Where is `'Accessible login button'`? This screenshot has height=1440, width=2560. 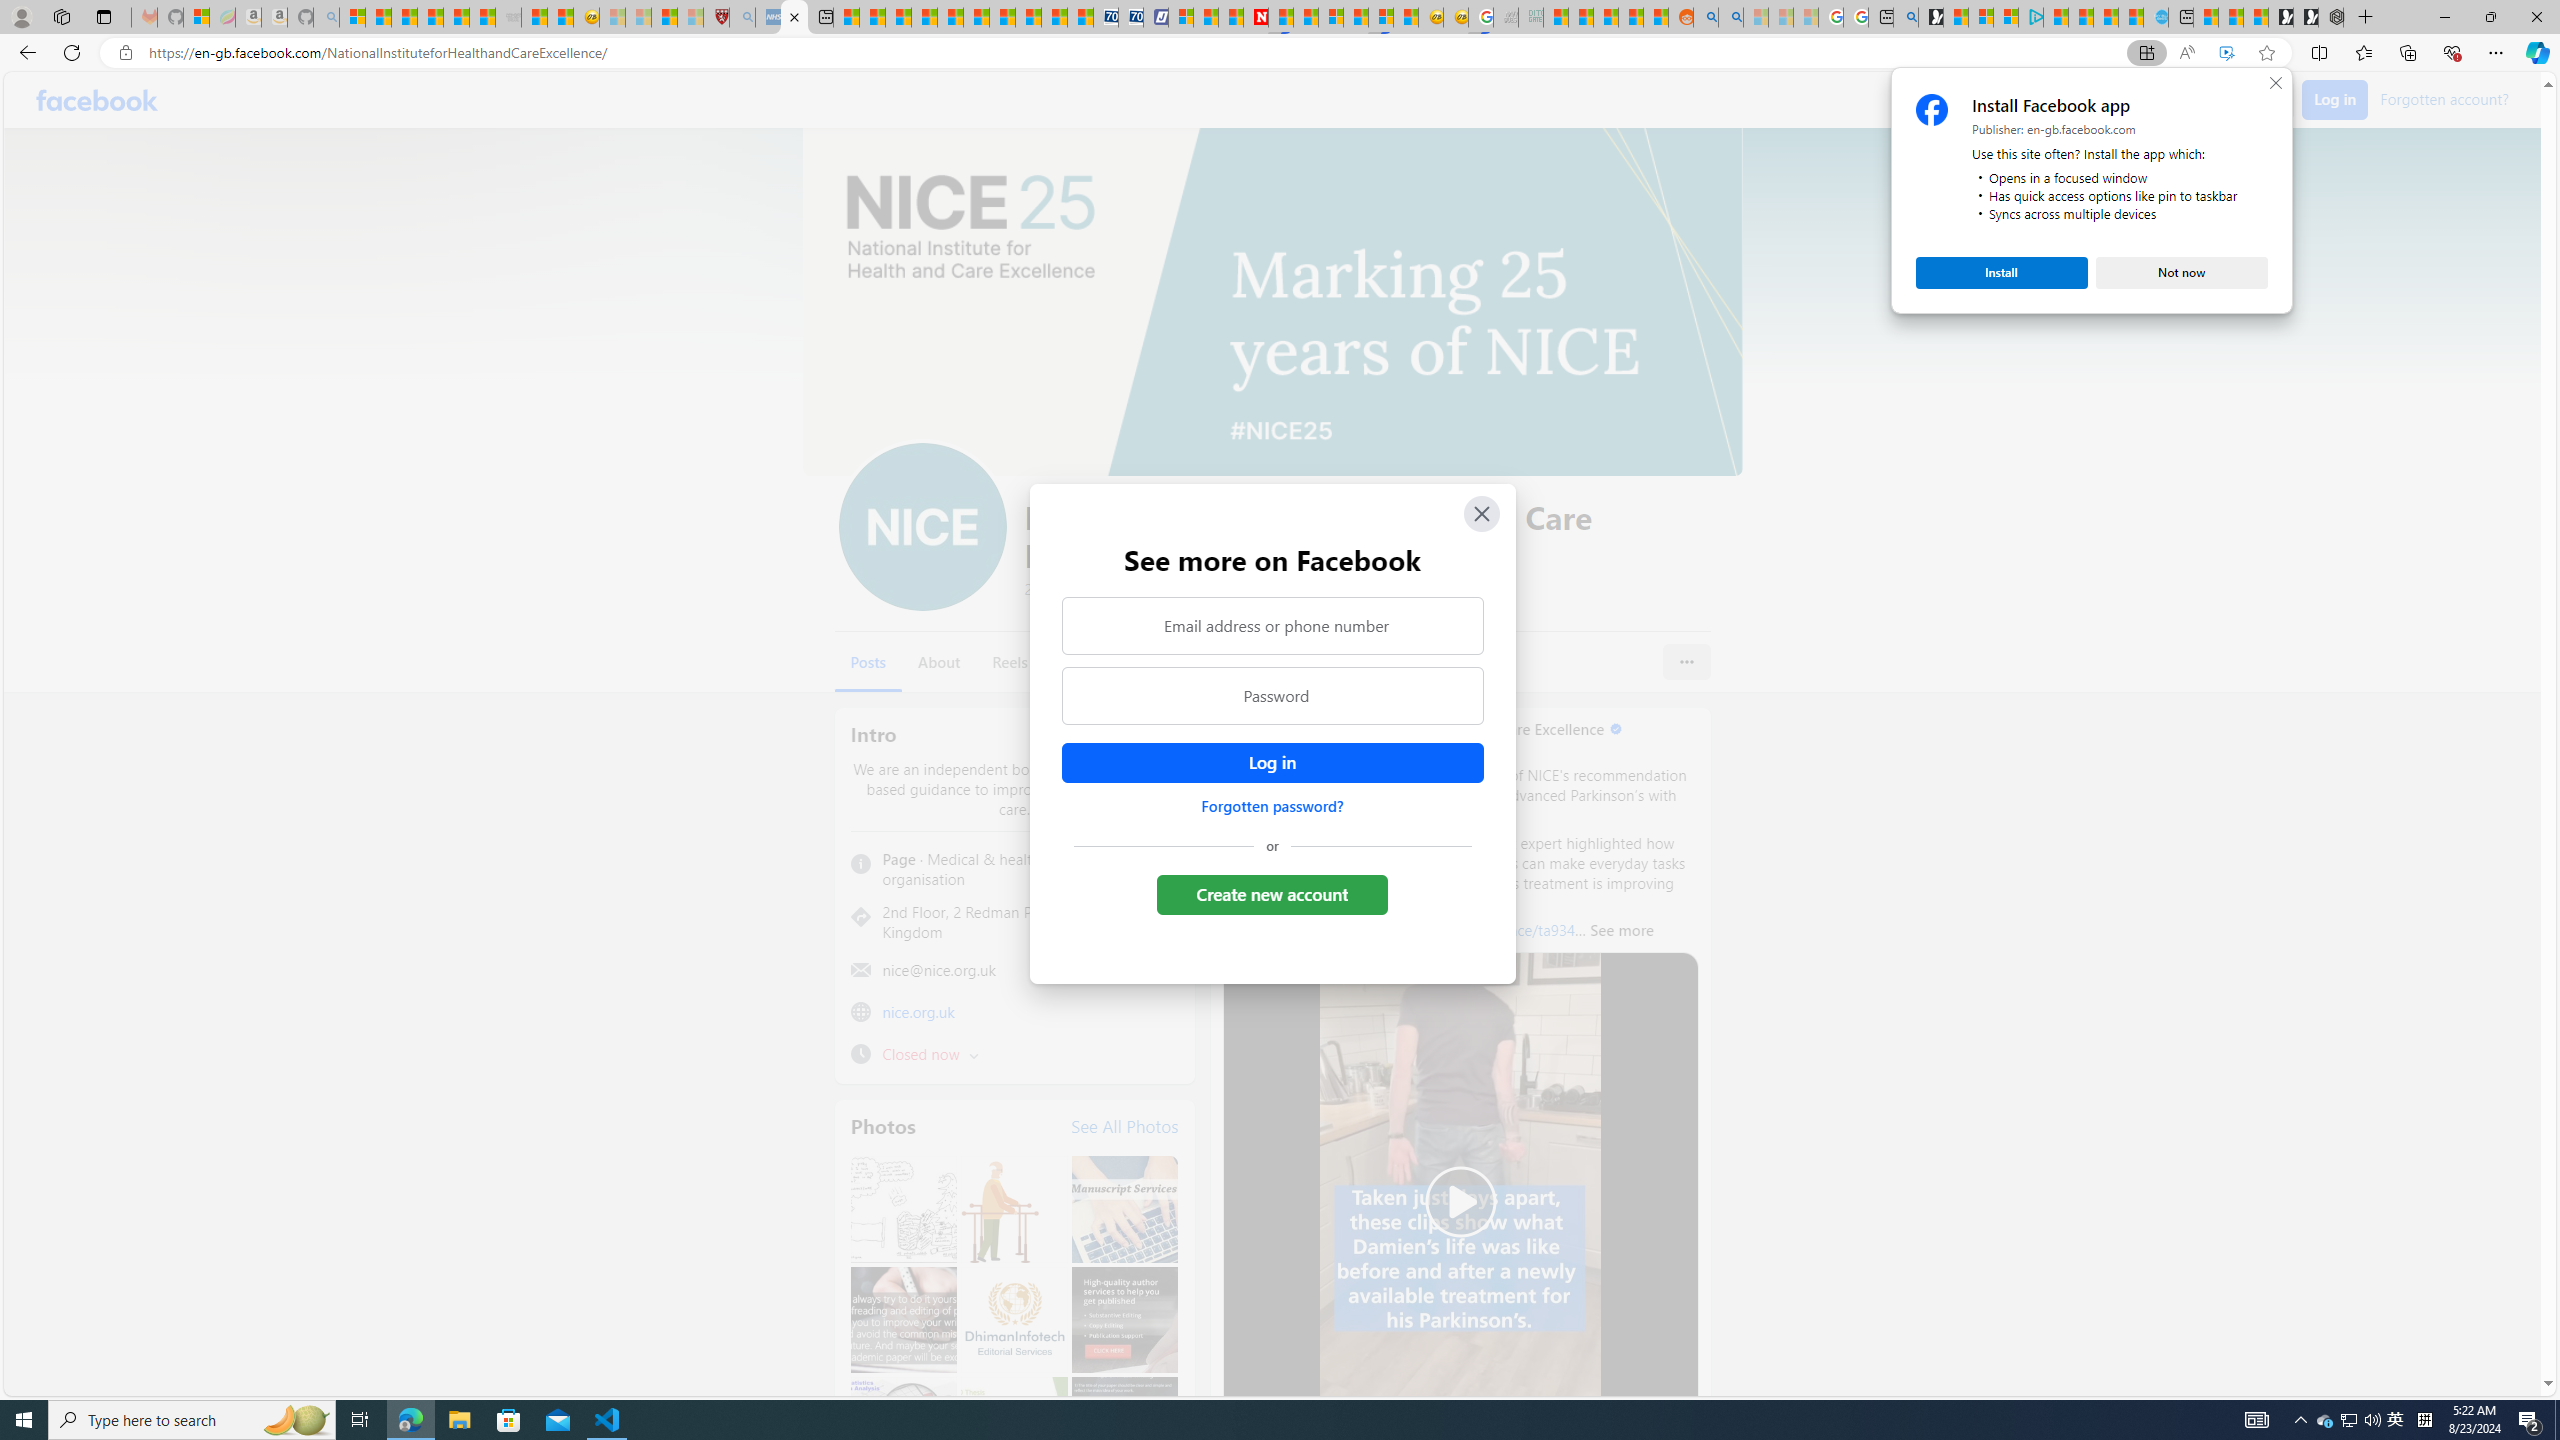 'Accessible login button' is located at coordinates (1271, 762).